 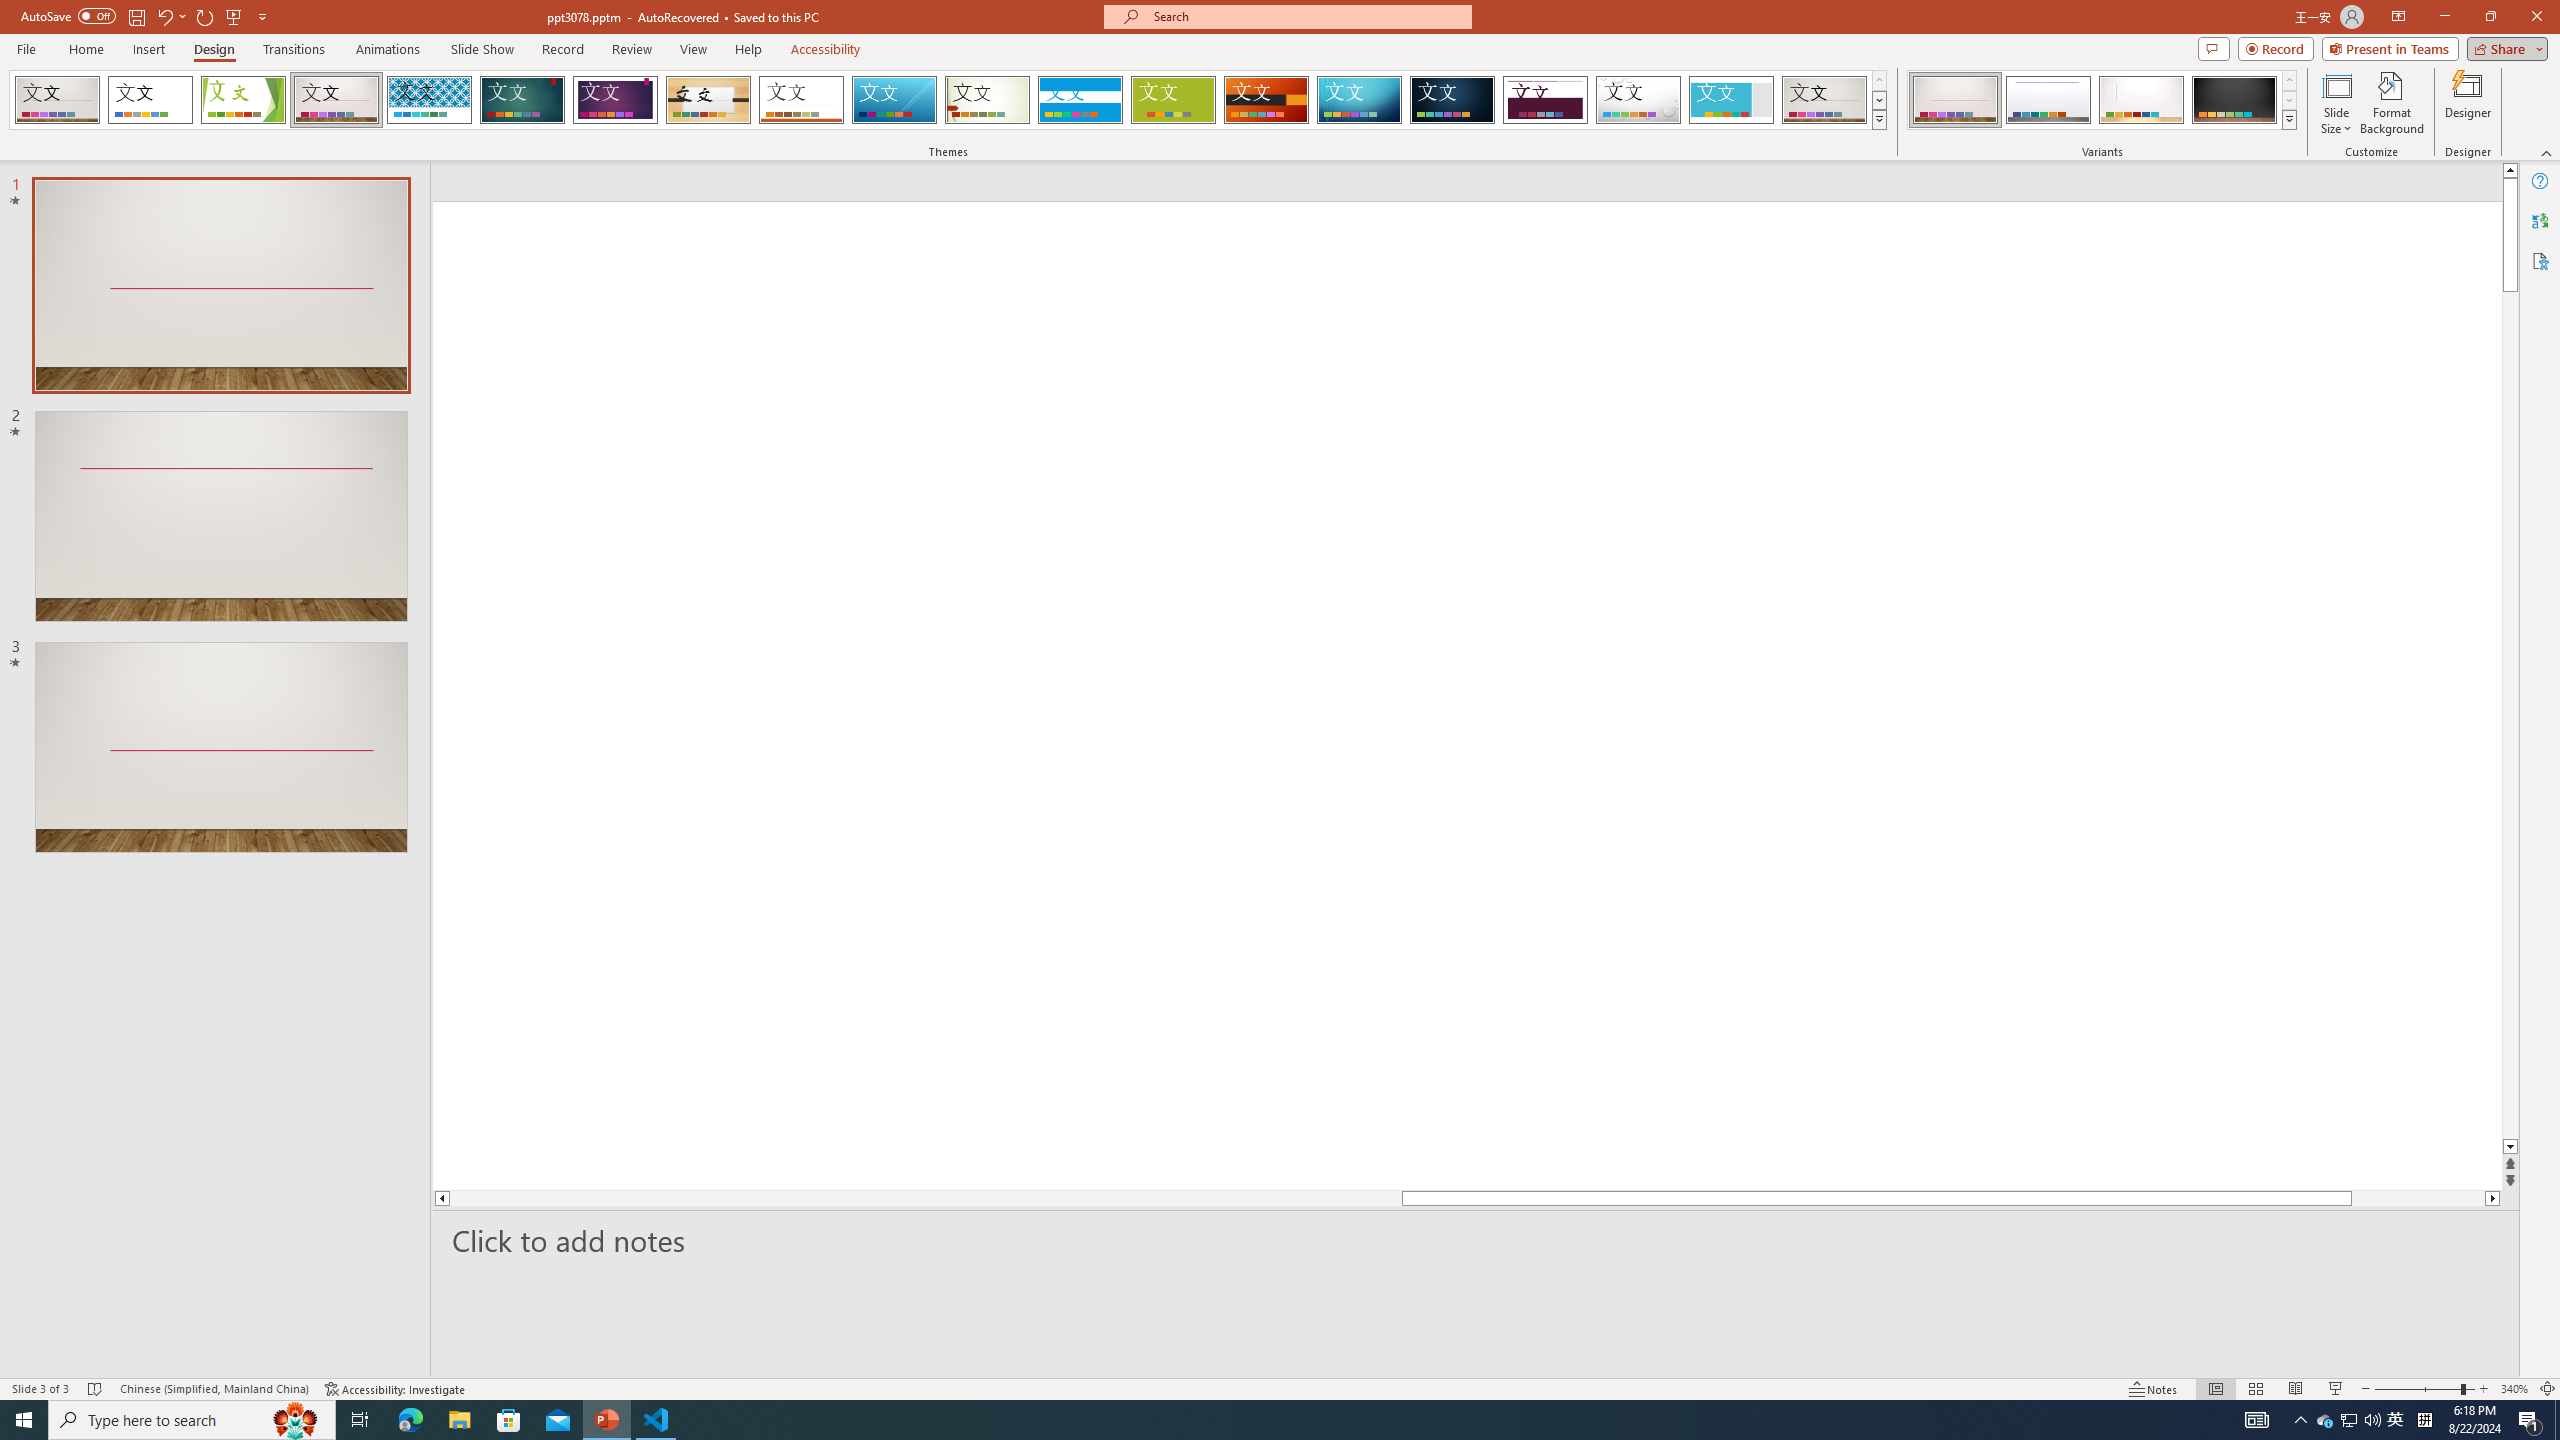 I want to click on 'Gallery Variant 4', so click(x=2233, y=99).